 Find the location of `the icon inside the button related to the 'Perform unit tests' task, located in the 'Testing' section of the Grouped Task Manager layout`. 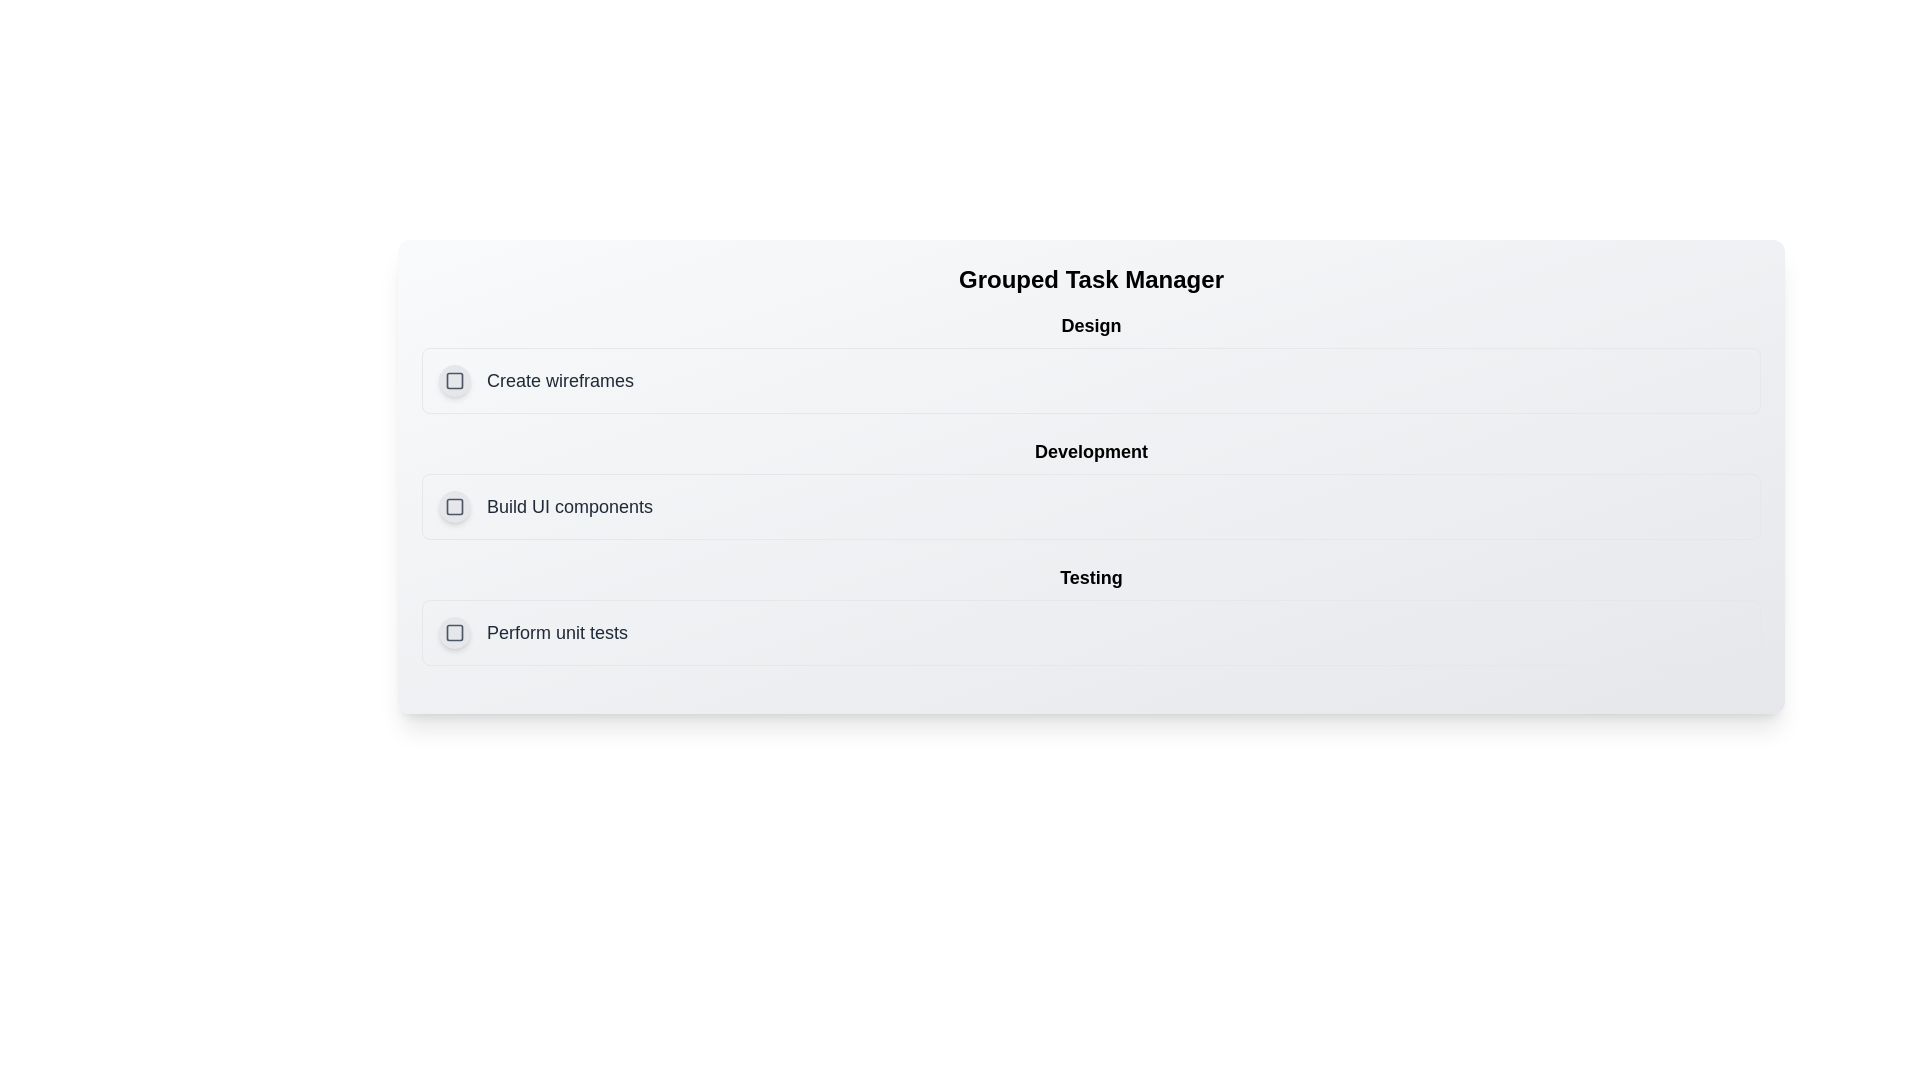

the icon inside the button related to the 'Perform unit tests' task, located in the 'Testing' section of the Grouped Task Manager layout is located at coordinates (454, 632).